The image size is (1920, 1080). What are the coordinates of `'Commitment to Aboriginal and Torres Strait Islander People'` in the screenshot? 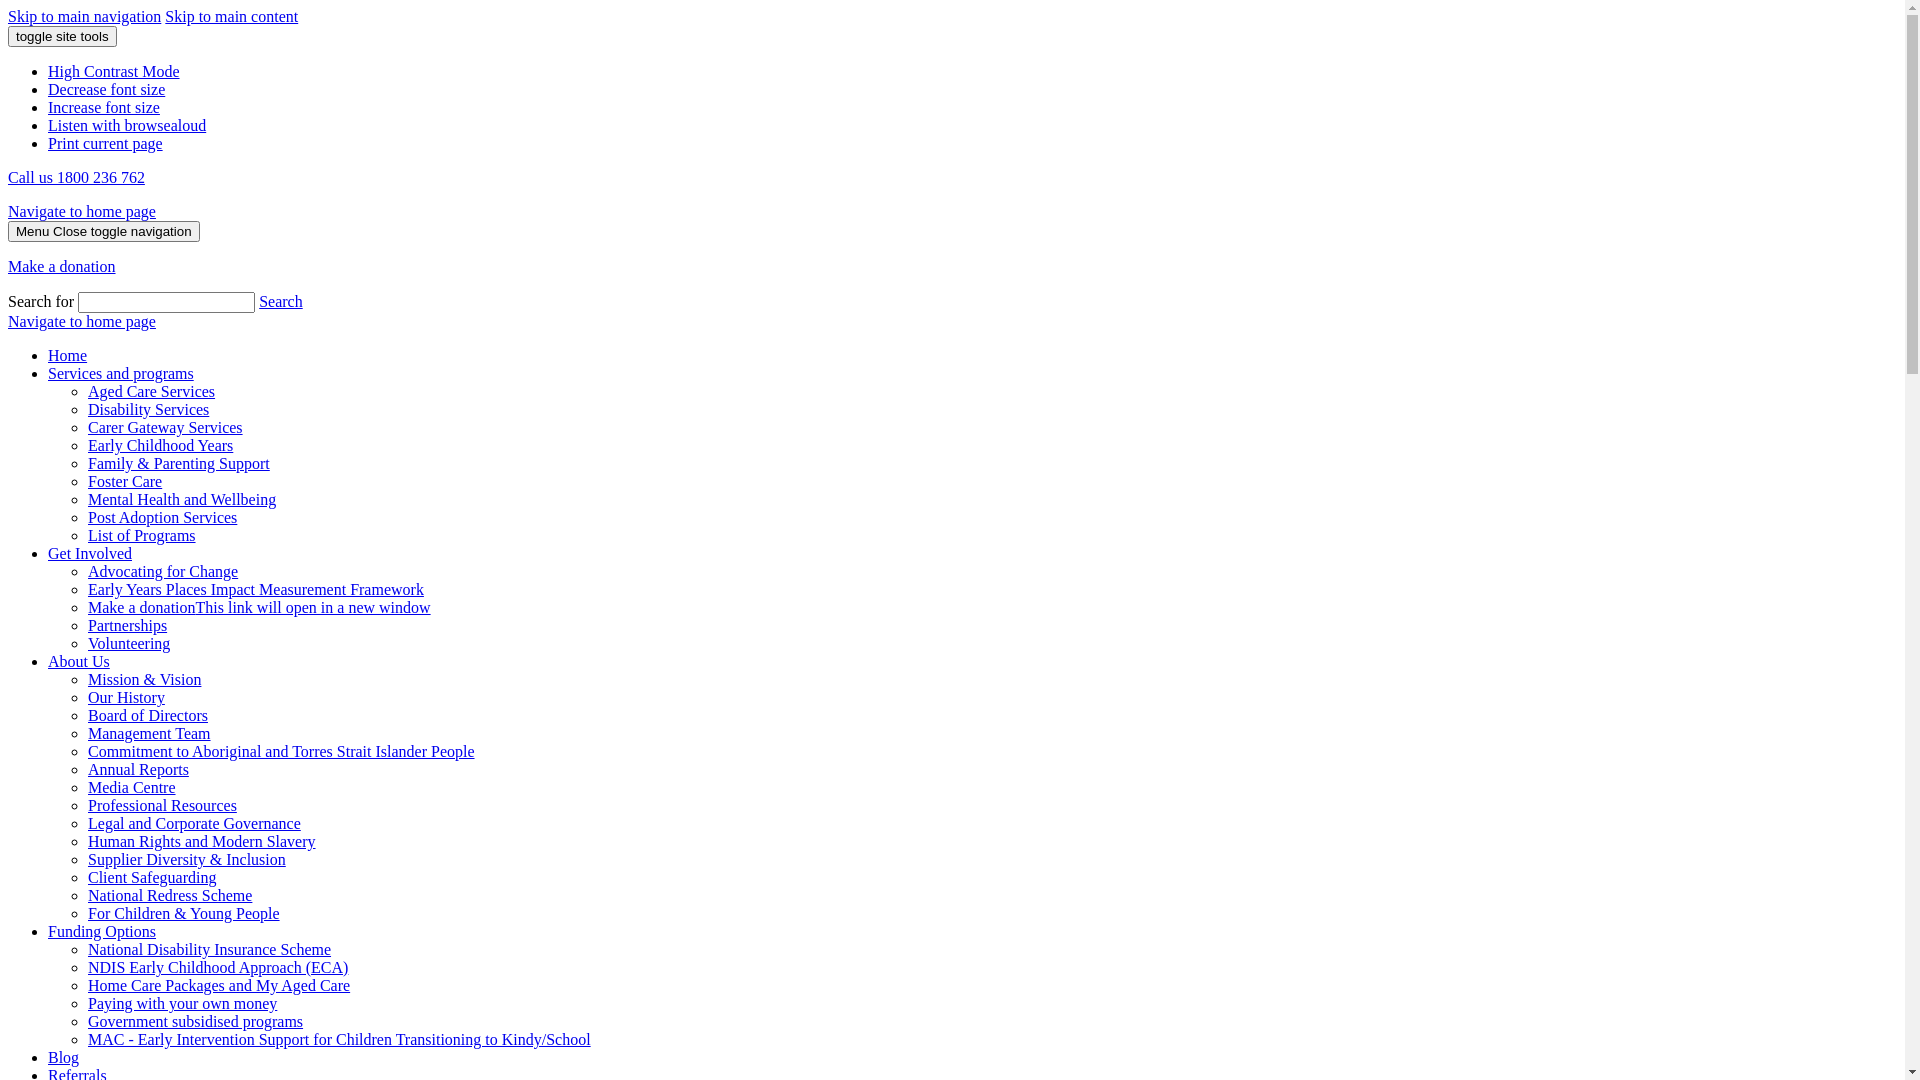 It's located at (280, 751).